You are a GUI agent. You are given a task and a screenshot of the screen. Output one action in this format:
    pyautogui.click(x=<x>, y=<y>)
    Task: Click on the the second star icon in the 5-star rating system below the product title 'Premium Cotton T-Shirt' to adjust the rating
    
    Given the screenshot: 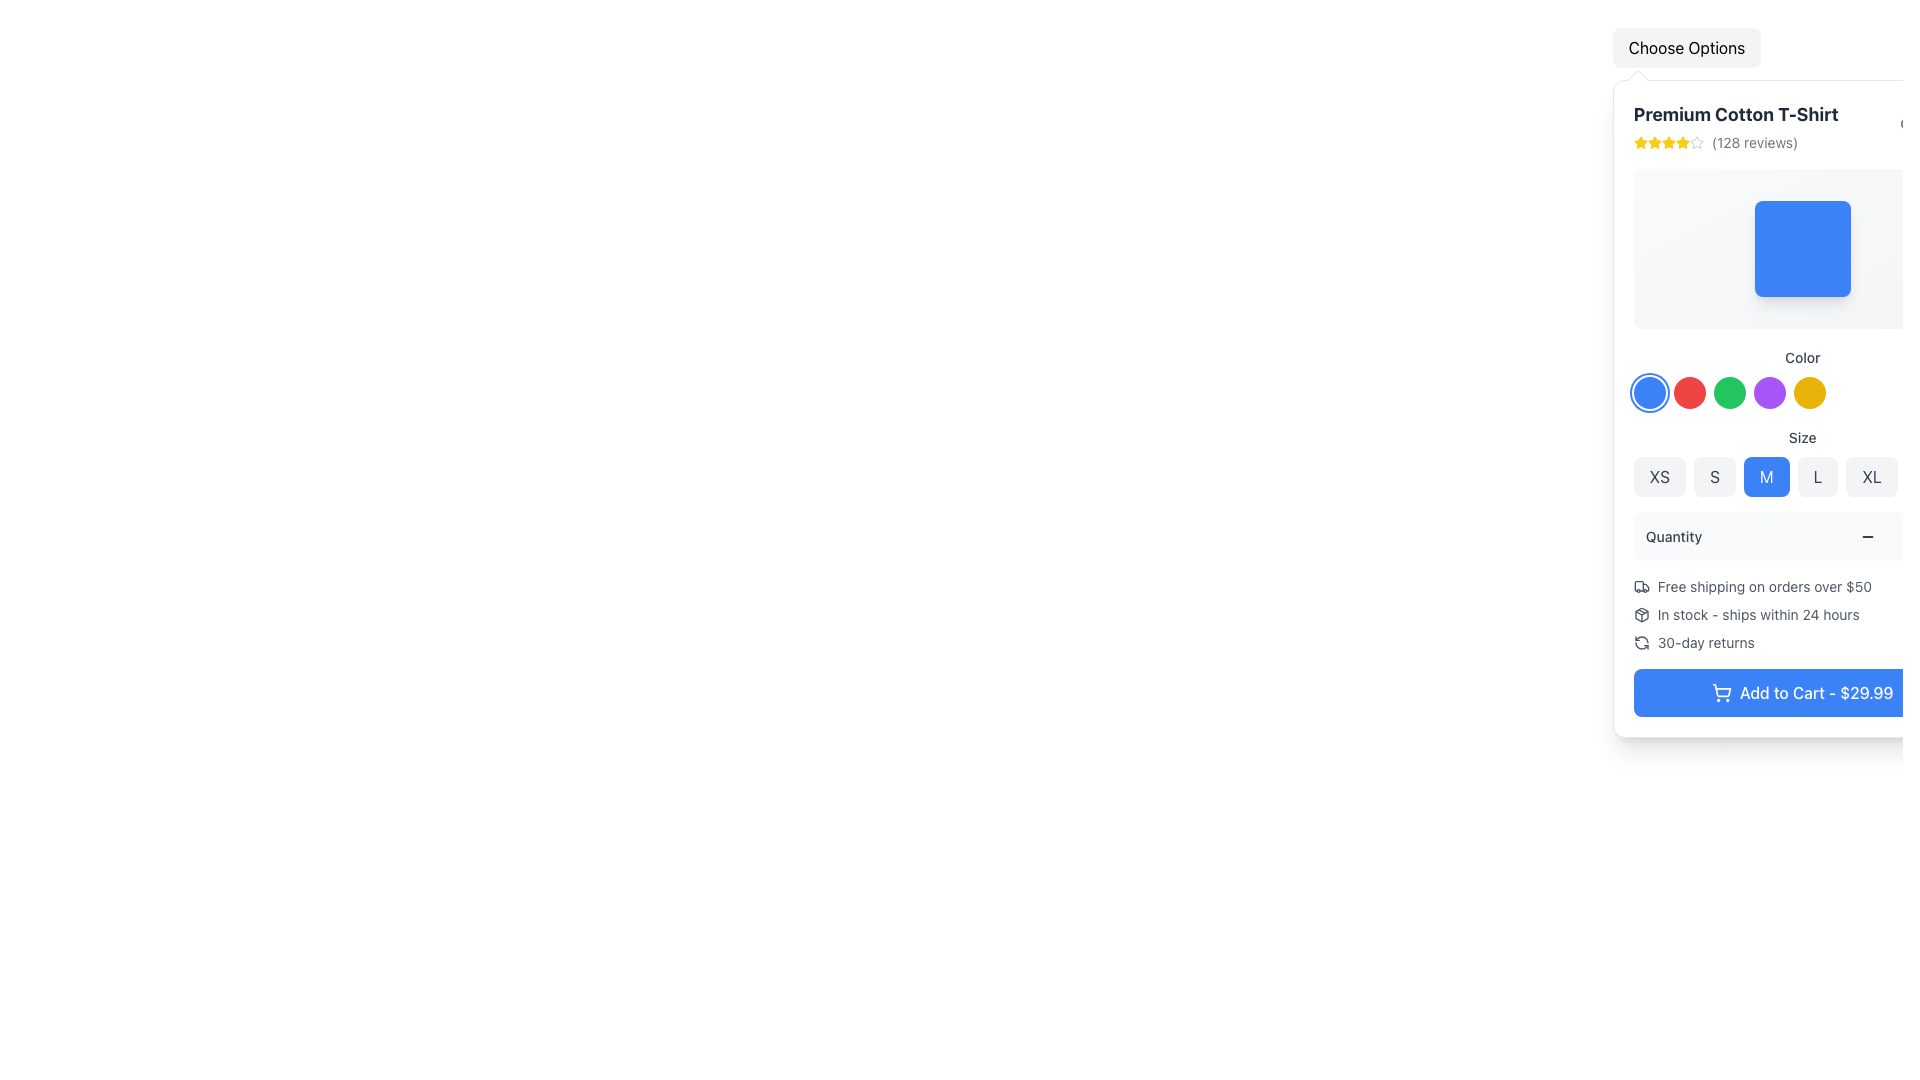 What is the action you would take?
    pyautogui.click(x=1654, y=141)
    